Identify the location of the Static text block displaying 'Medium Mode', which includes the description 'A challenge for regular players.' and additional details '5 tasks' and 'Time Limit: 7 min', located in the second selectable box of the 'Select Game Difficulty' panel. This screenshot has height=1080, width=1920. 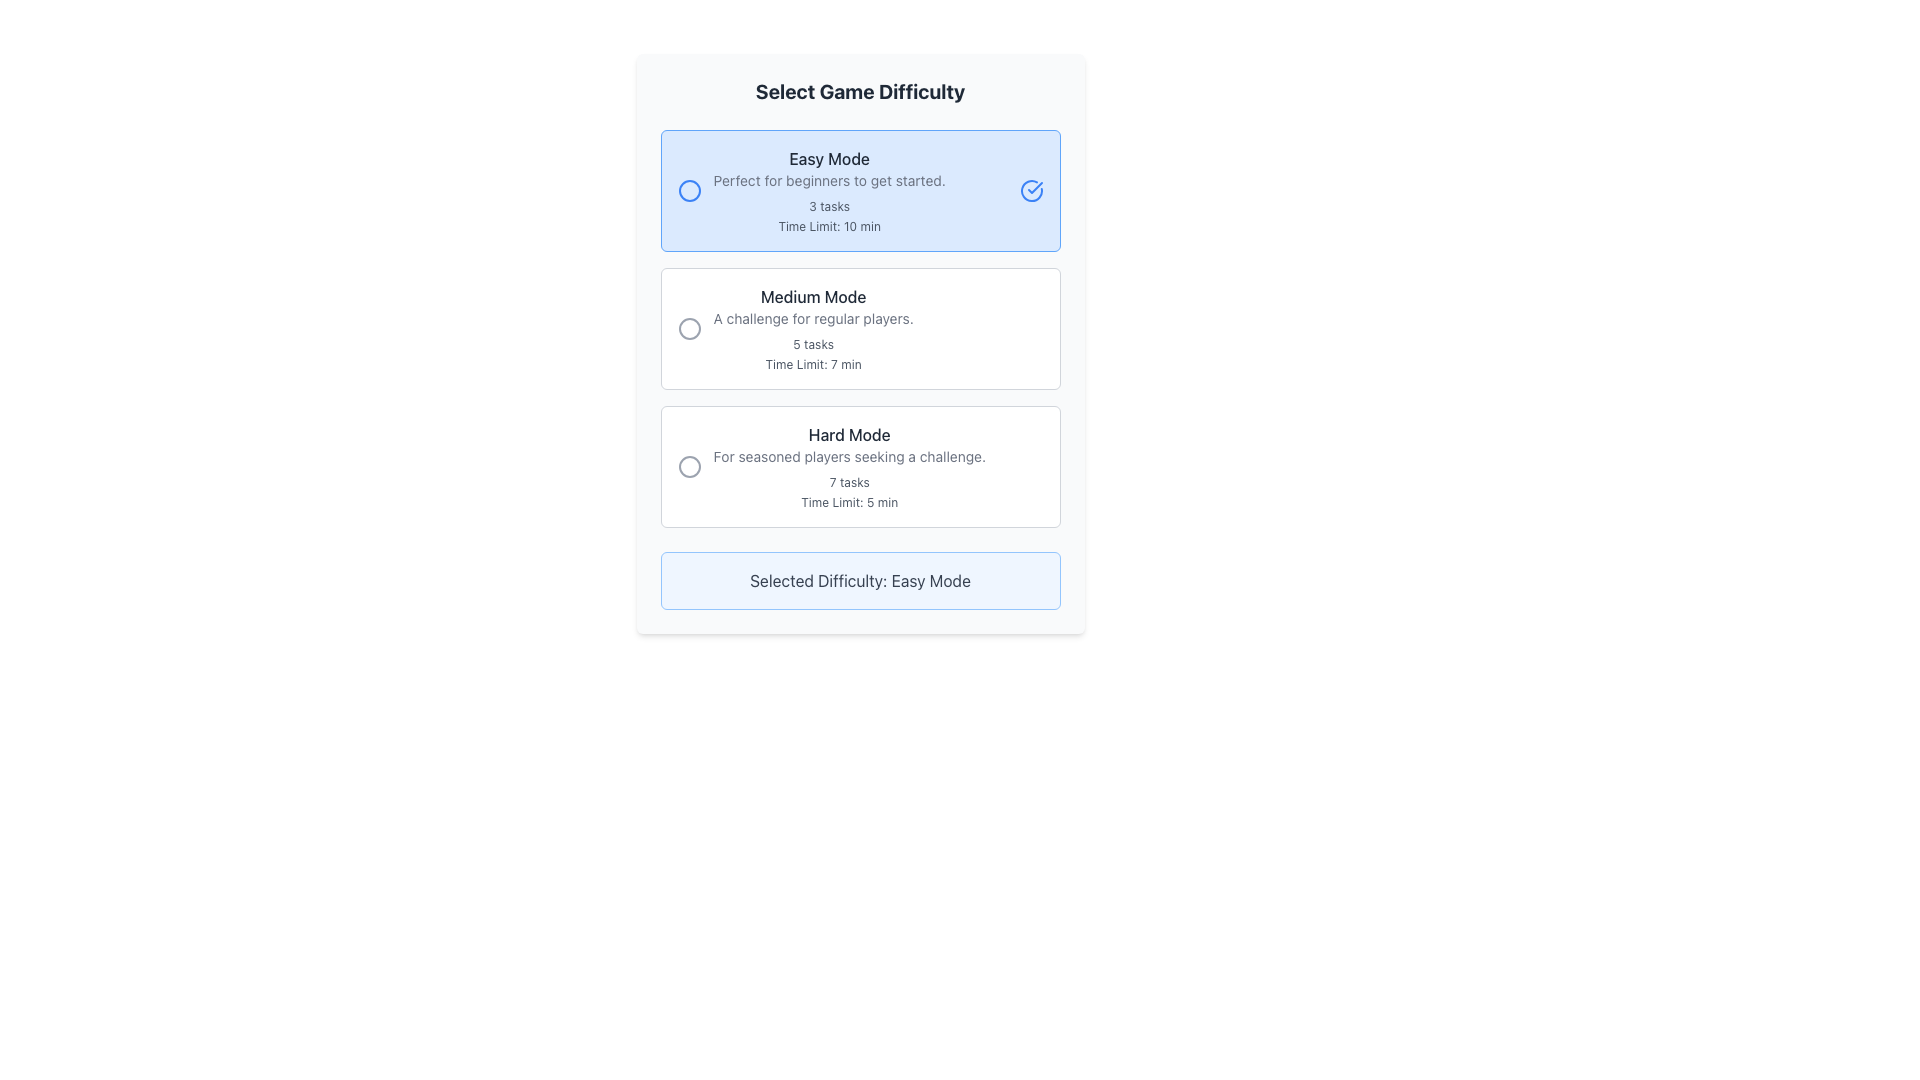
(813, 327).